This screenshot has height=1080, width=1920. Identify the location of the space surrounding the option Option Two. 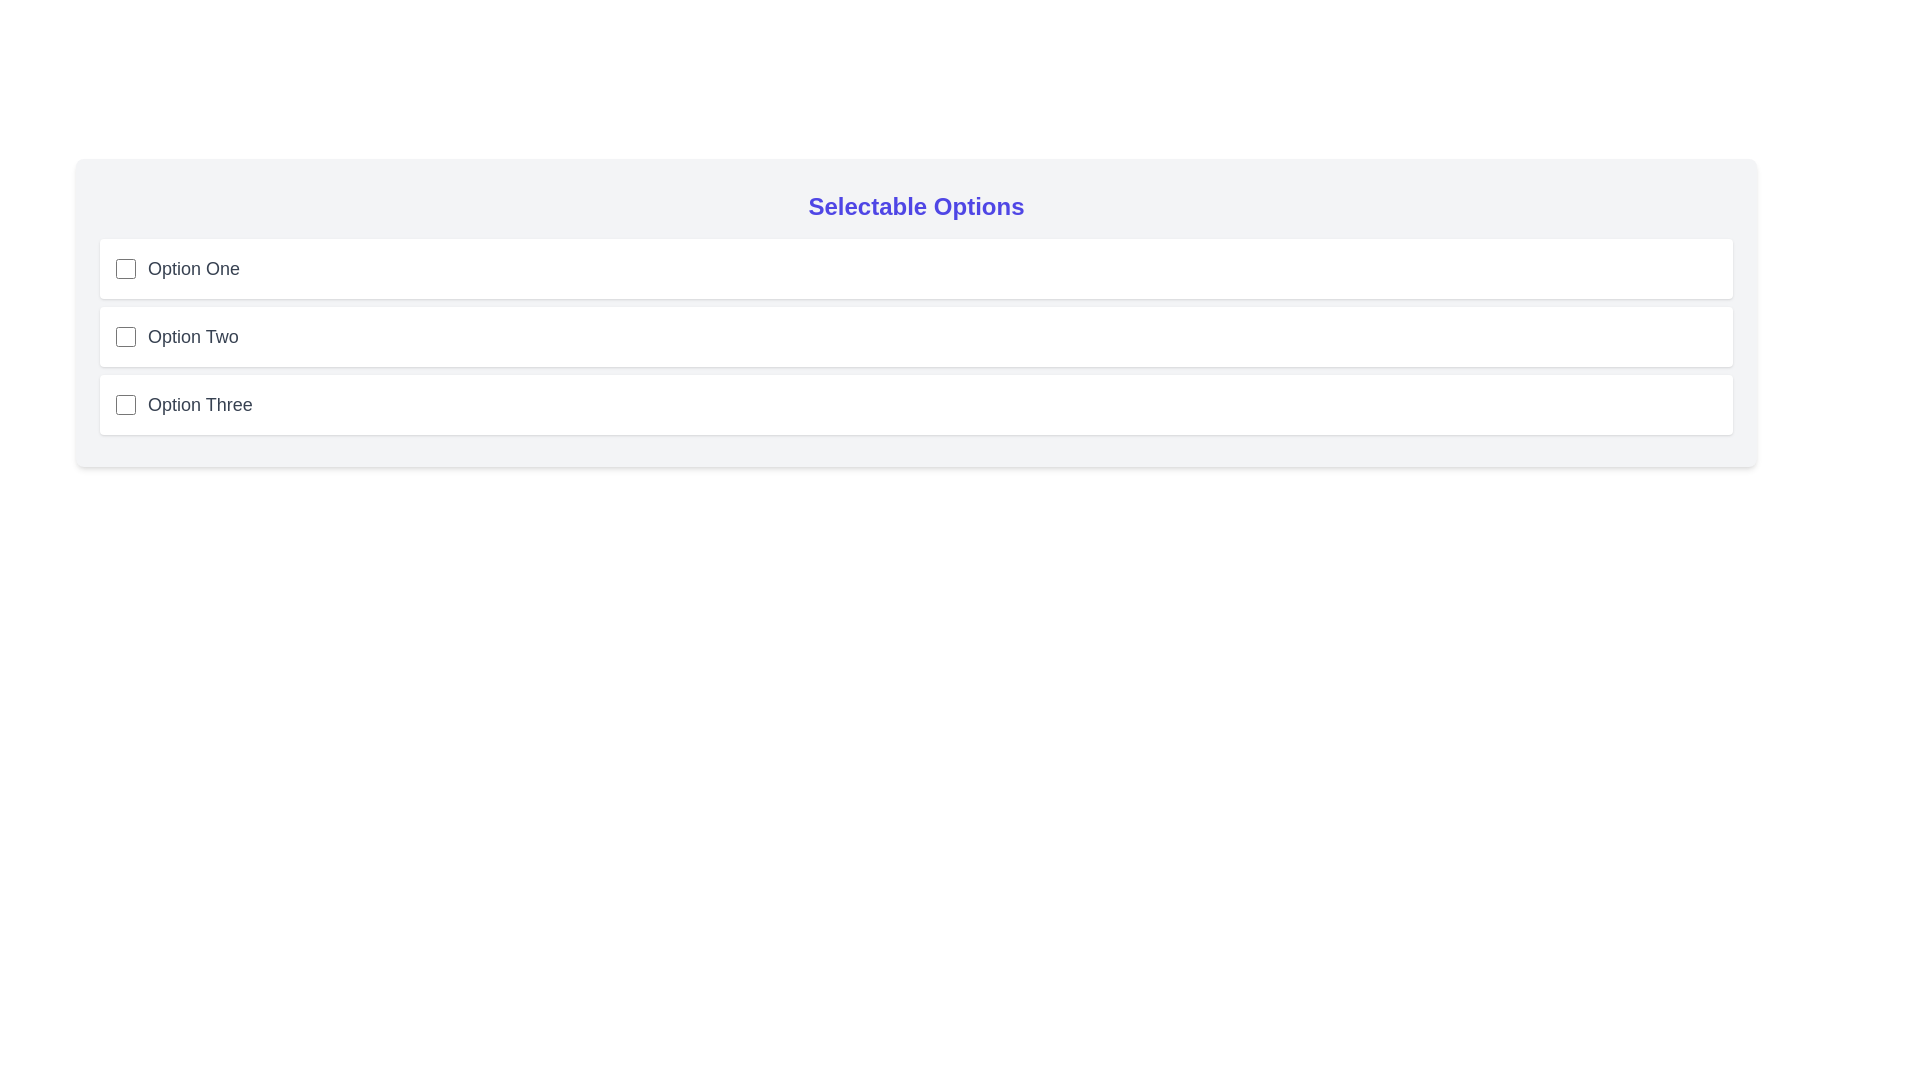
(99, 307).